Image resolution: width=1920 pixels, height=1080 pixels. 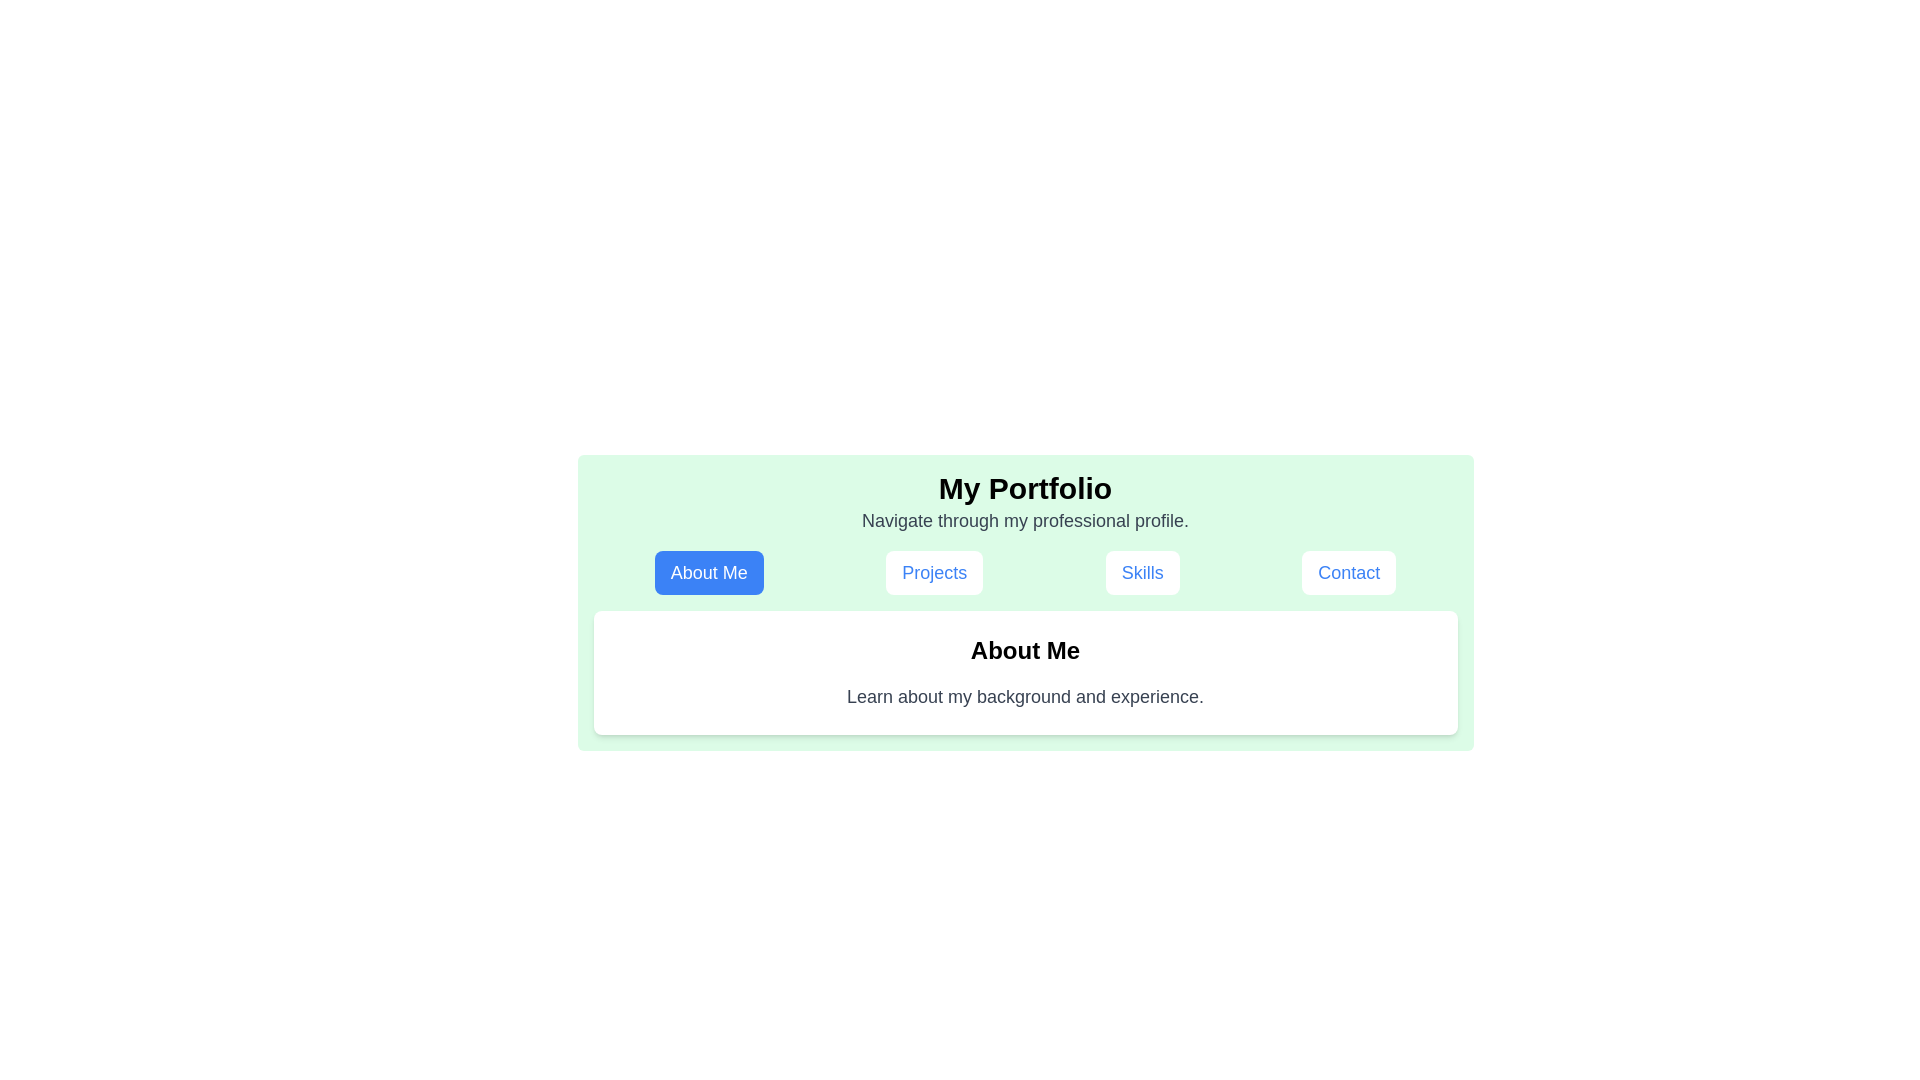 What do you see at coordinates (1348, 573) in the screenshot?
I see `the Contact tab to display its content` at bounding box center [1348, 573].